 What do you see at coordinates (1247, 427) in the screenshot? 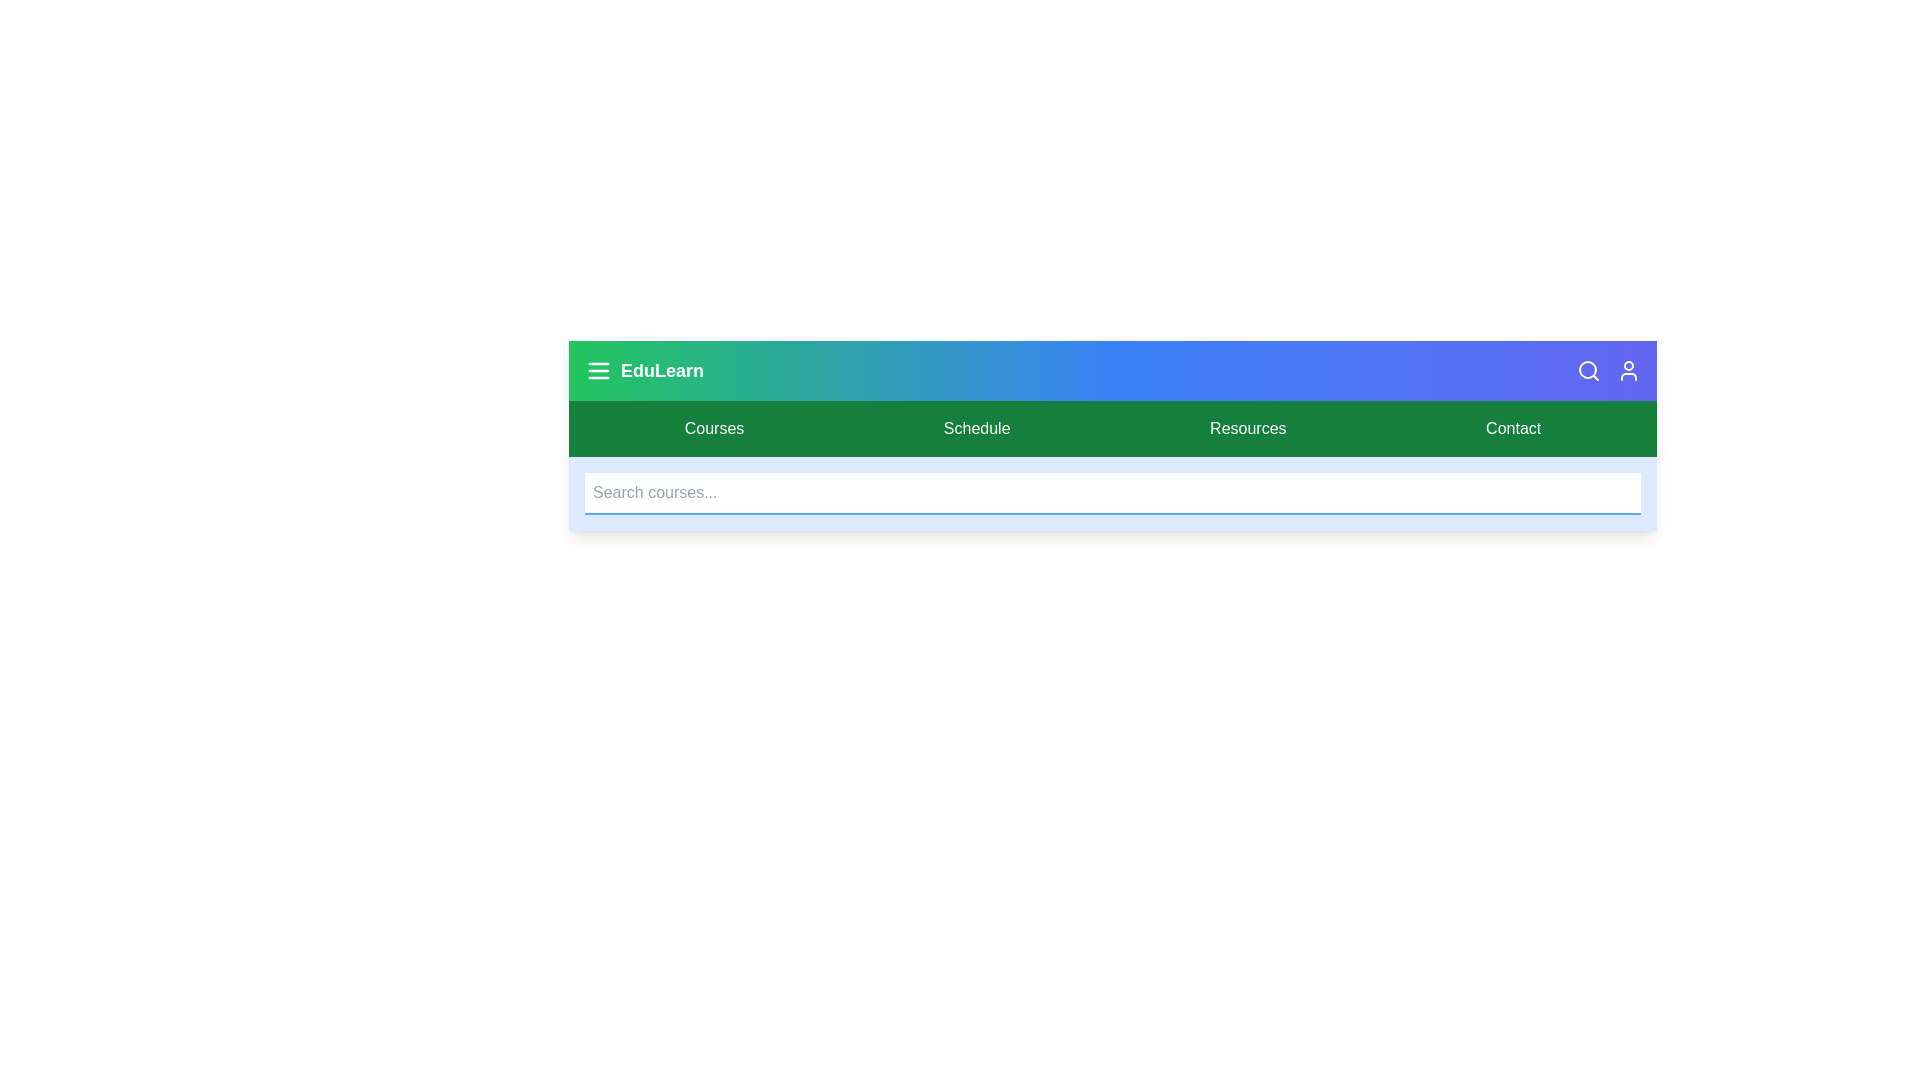
I see `the Resources navigation link` at bounding box center [1247, 427].